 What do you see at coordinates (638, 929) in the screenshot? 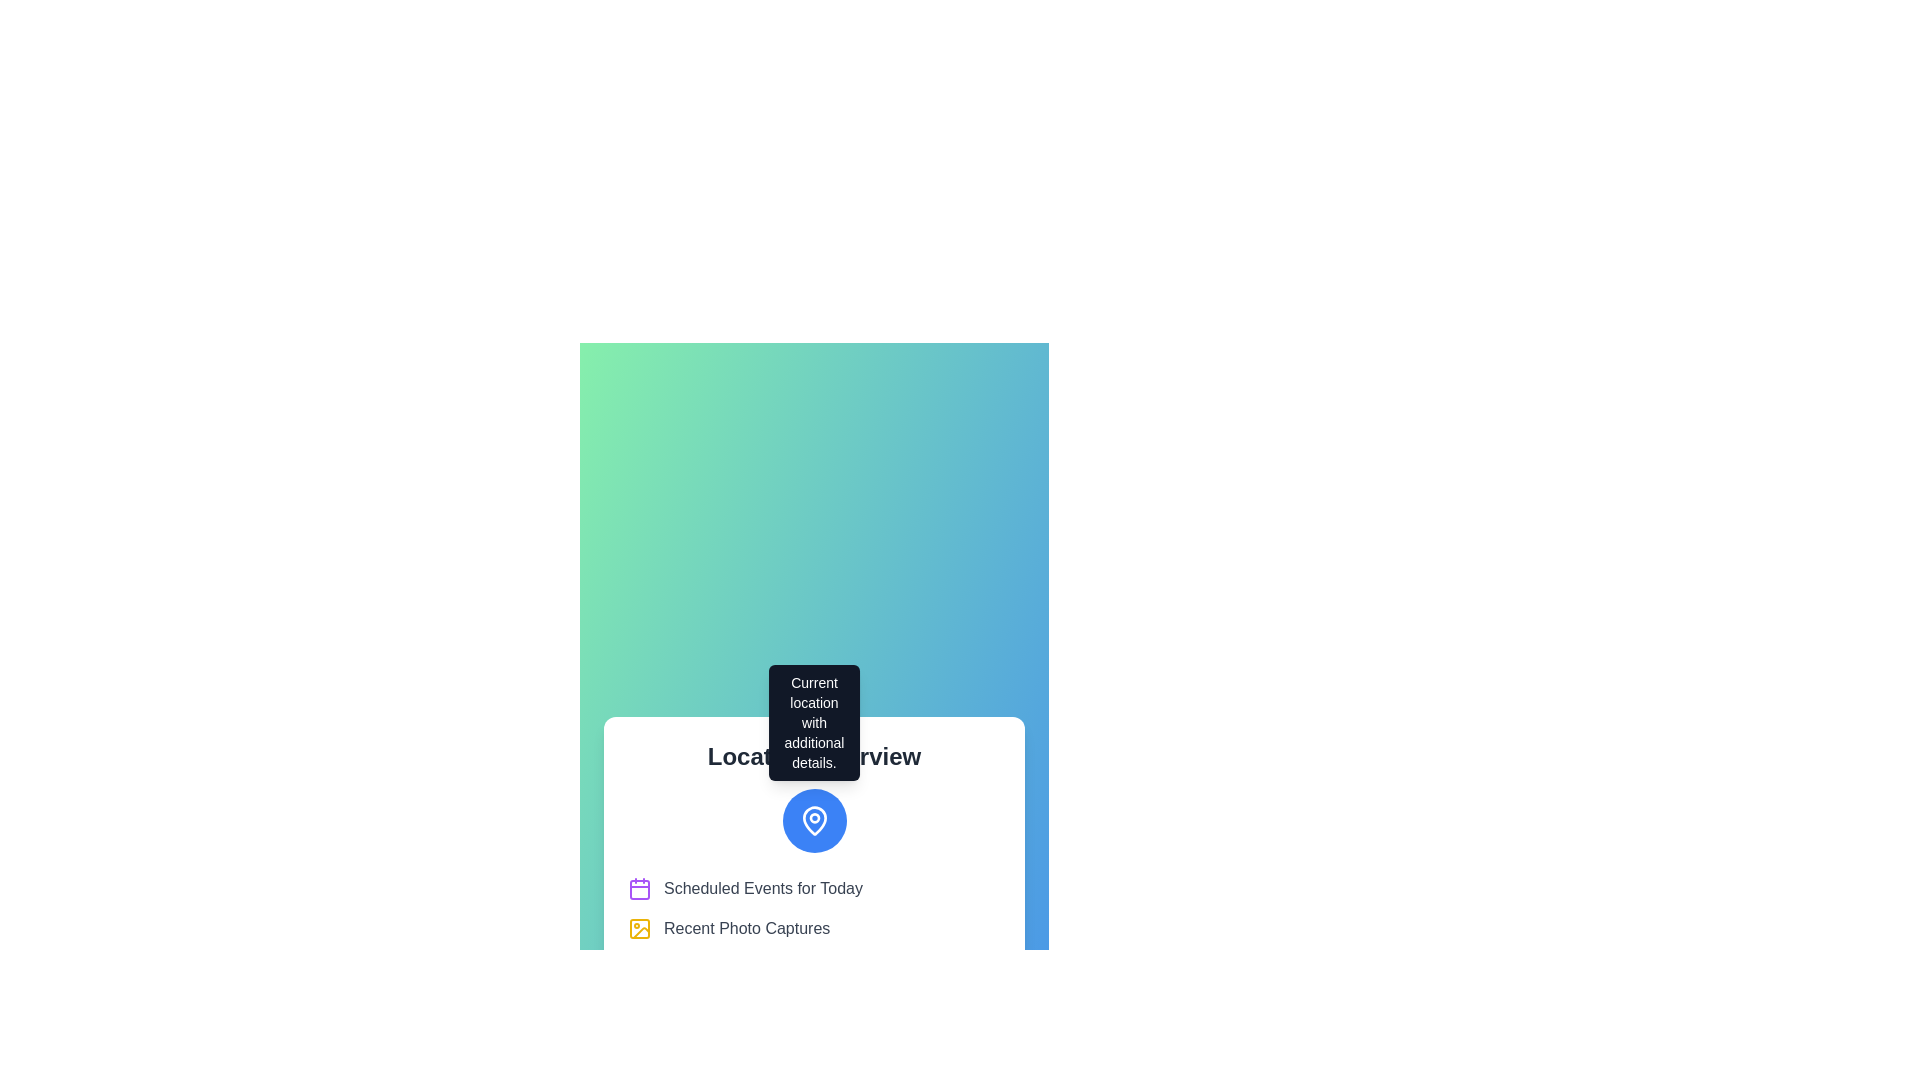
I see `the yellow-colored icon resembling an image, which has a thin border and a diagonal line, located immediately to the left of the text 'Recent Photo Captures'` at bounding box center [638, 929].